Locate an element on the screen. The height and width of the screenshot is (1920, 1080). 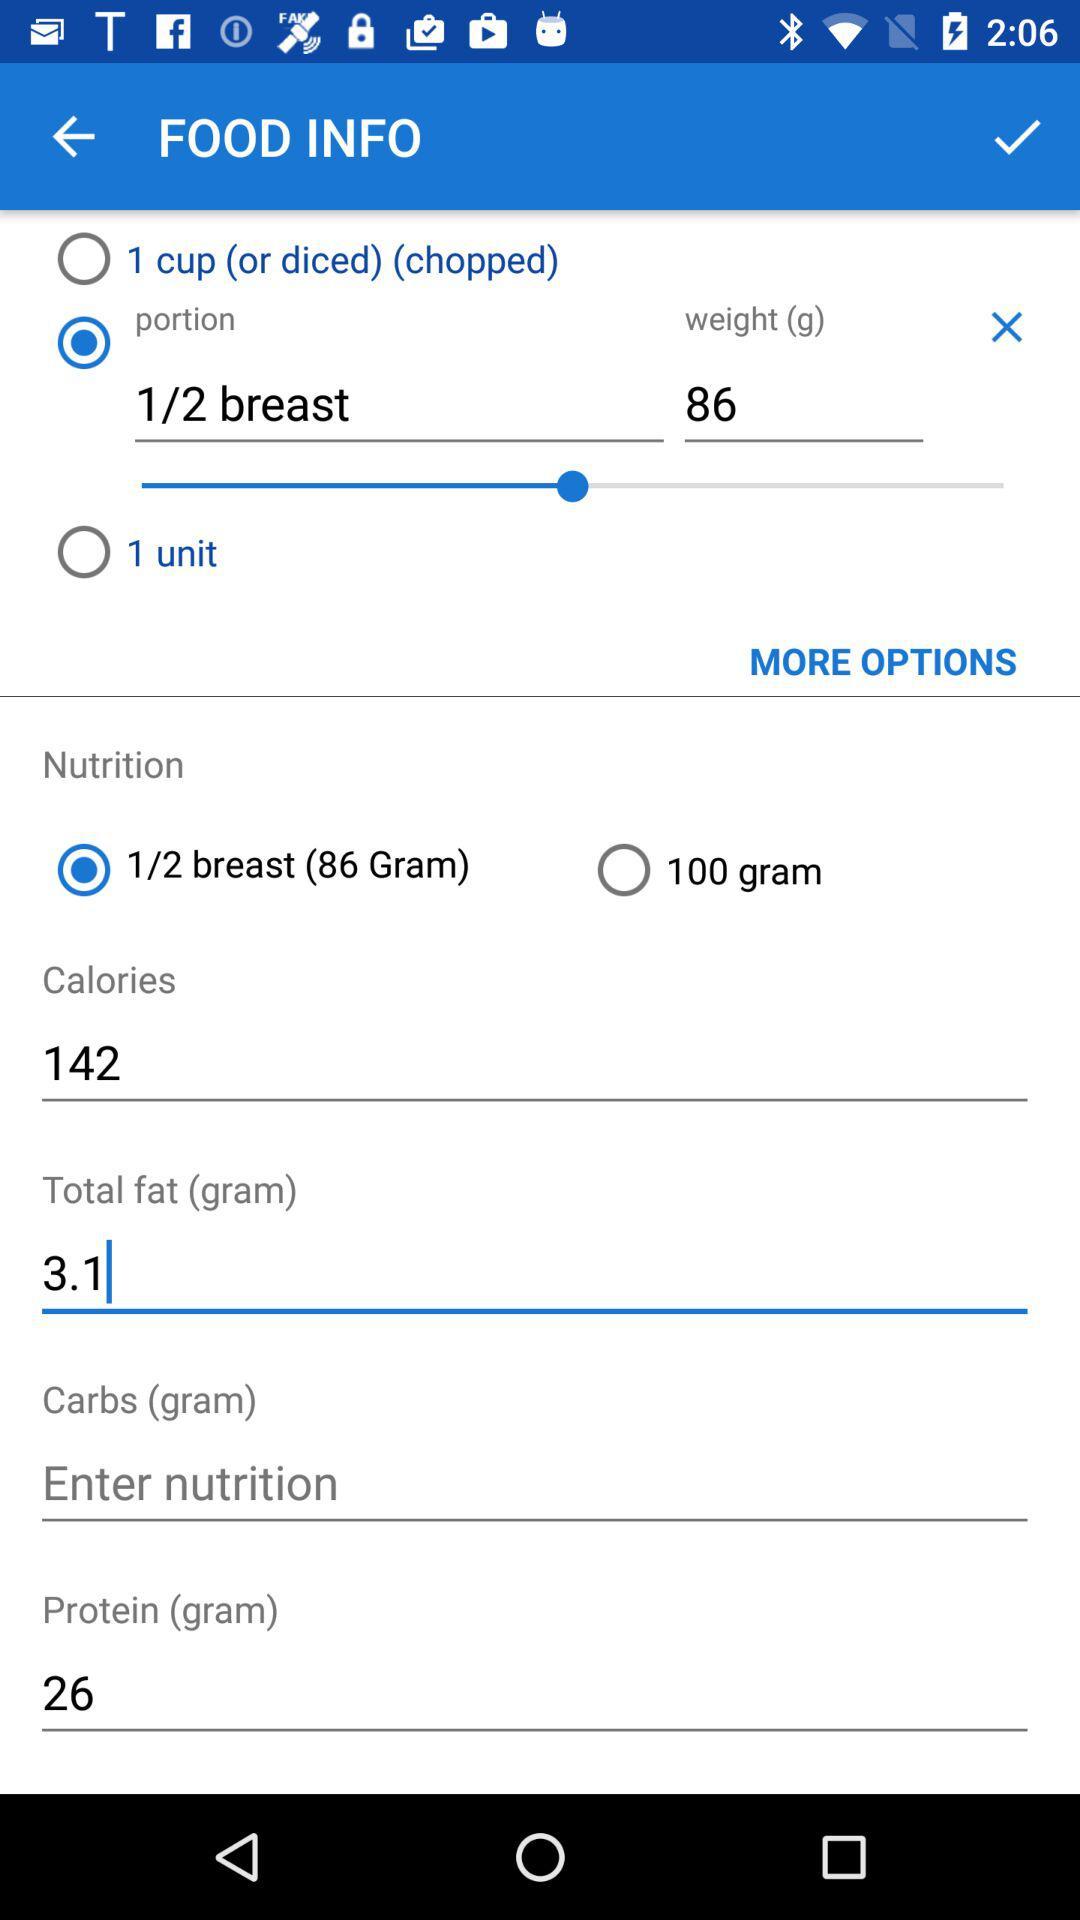
142 item is located at coordinates (533, 1061).